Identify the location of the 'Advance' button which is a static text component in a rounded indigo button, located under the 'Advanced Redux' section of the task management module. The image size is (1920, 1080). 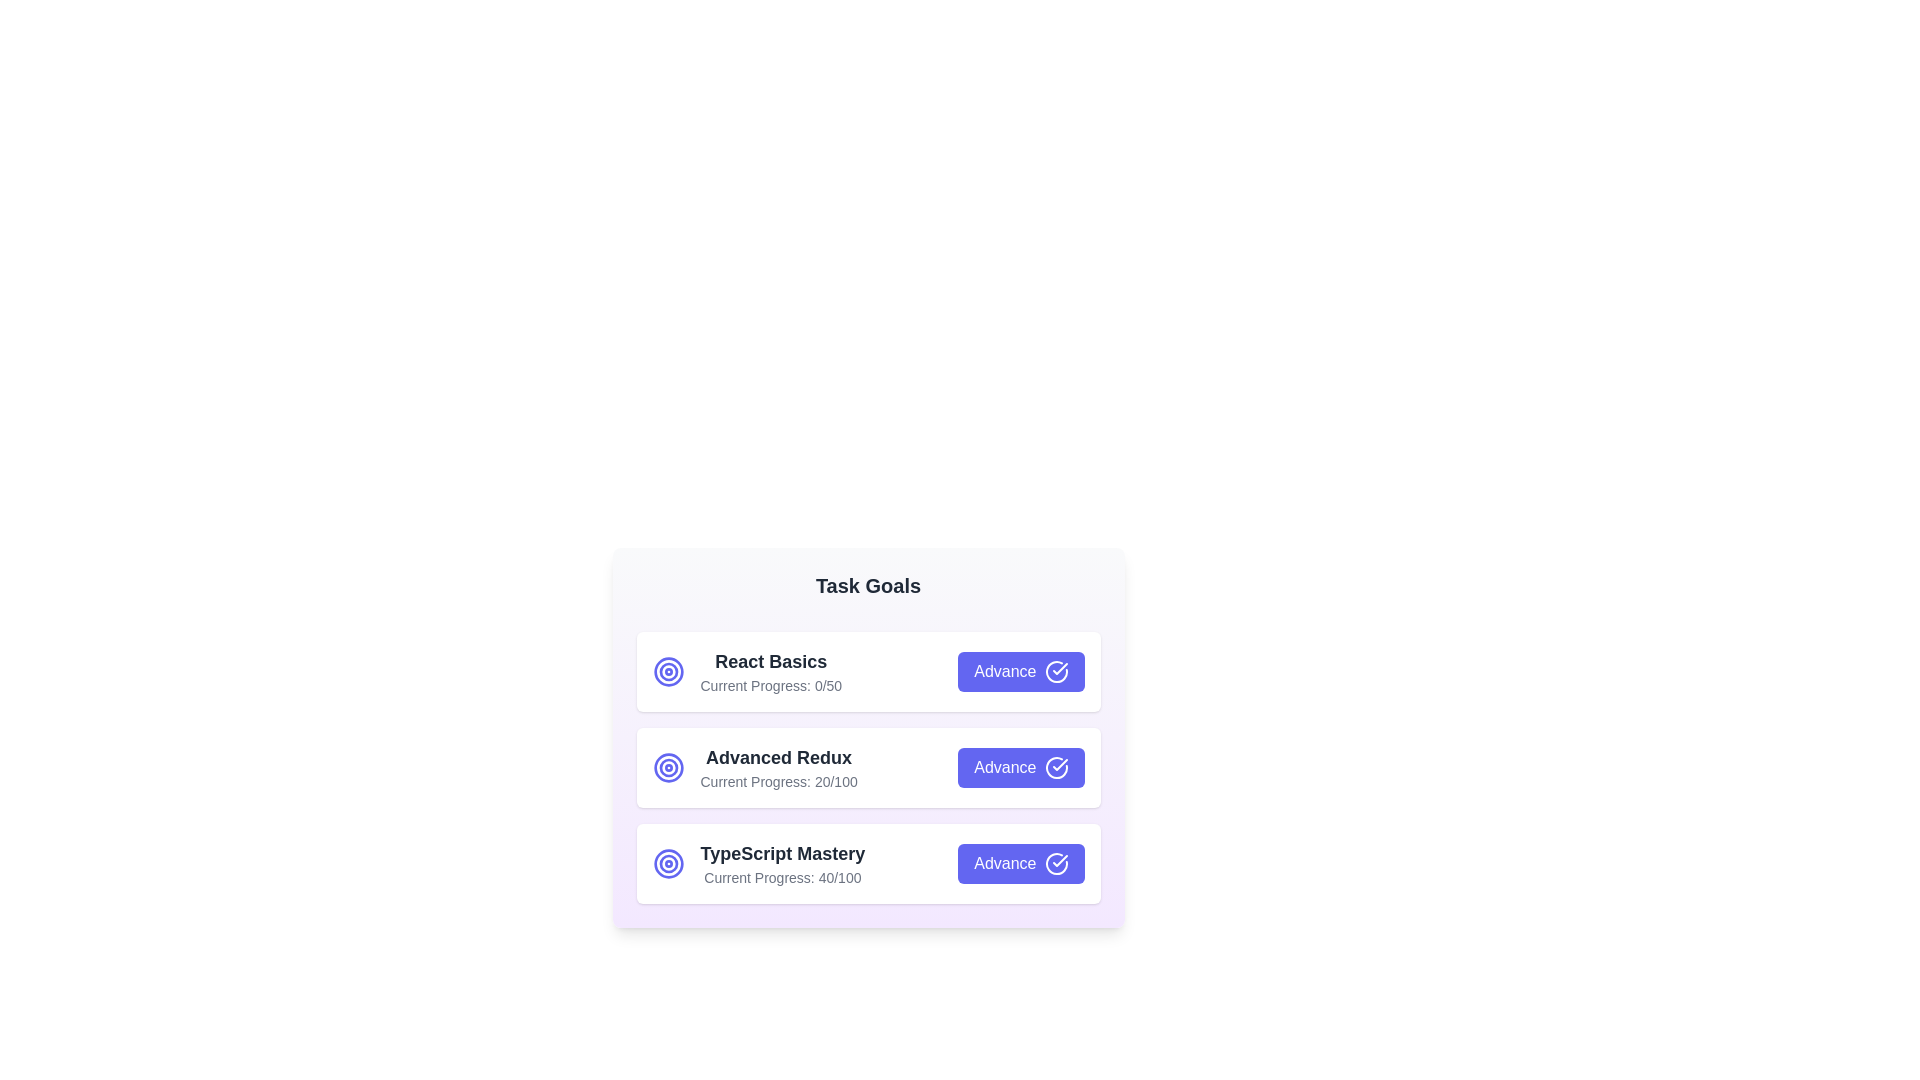
(1005, 766).